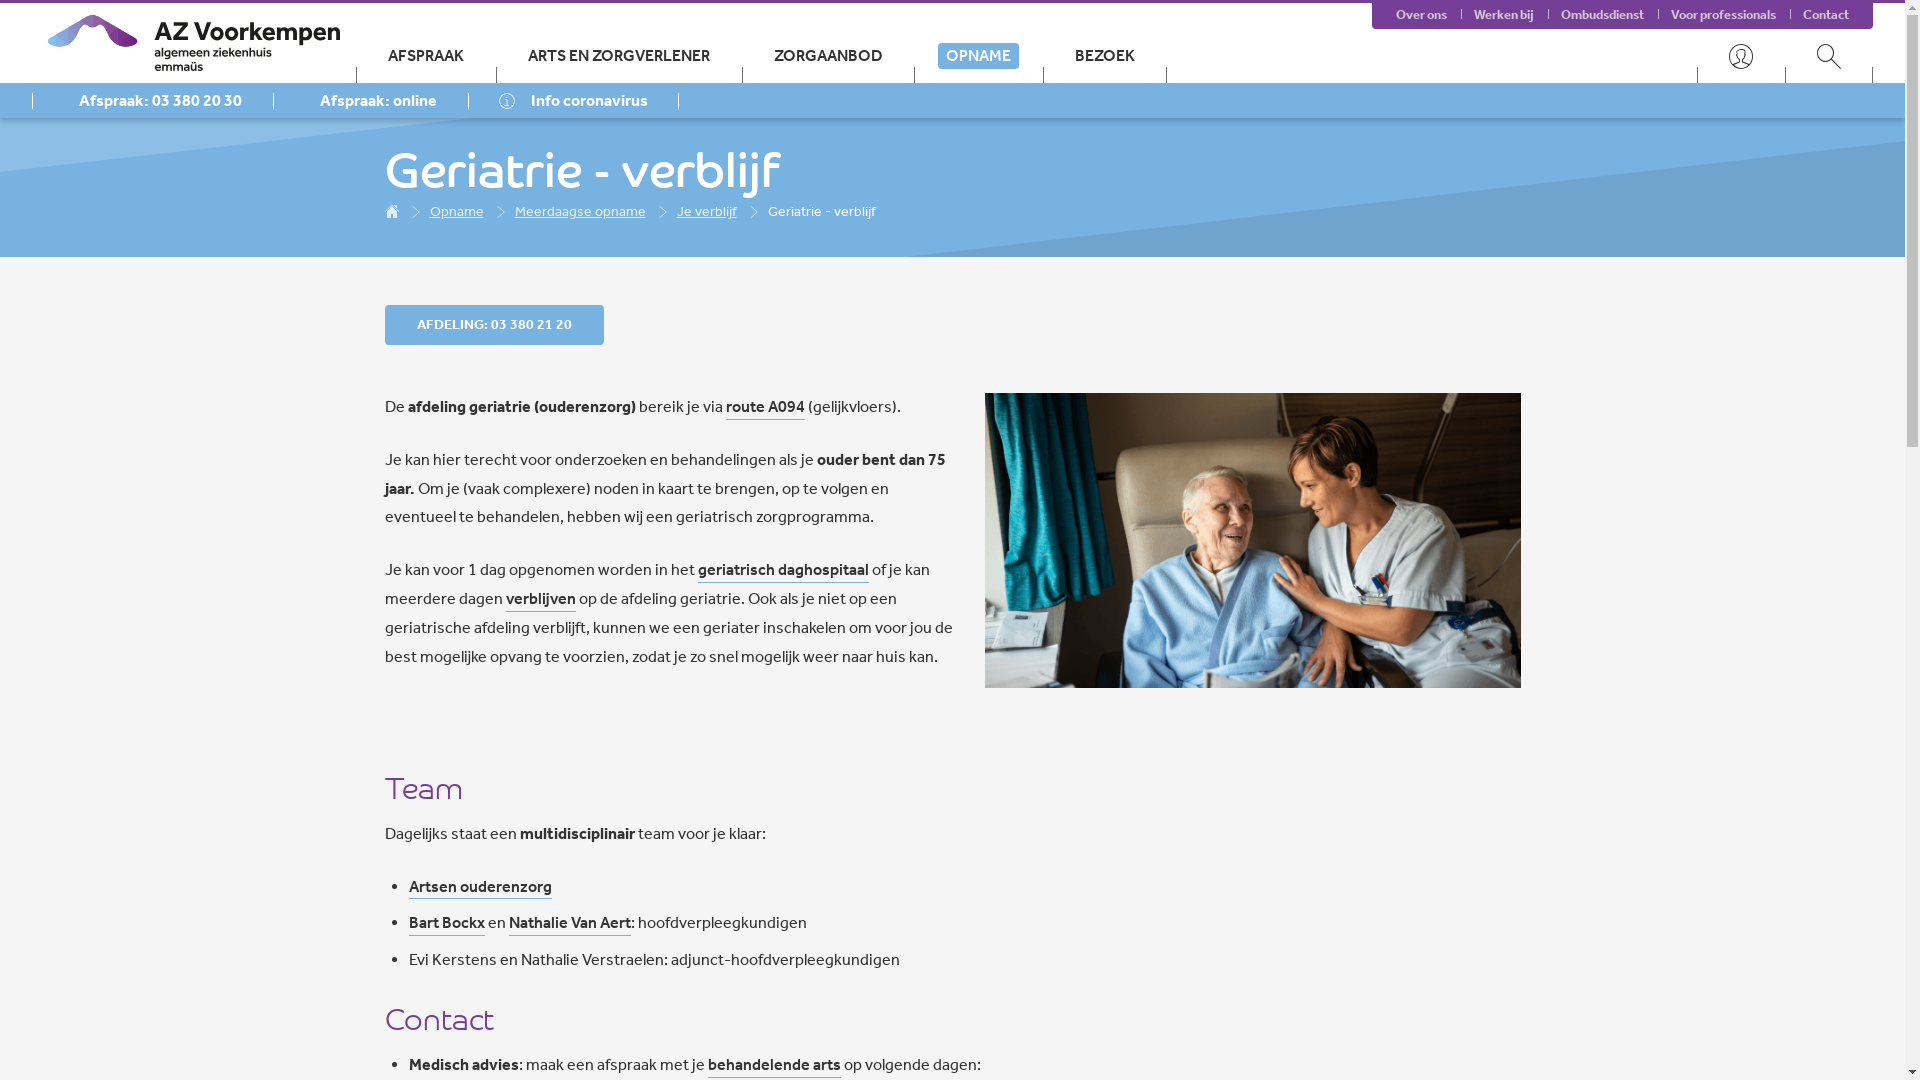 The image size is (1920, 1080). Describe the element at coordinates (407, 923) in the screenshot. I see `'Bart Bockx'` at that location.